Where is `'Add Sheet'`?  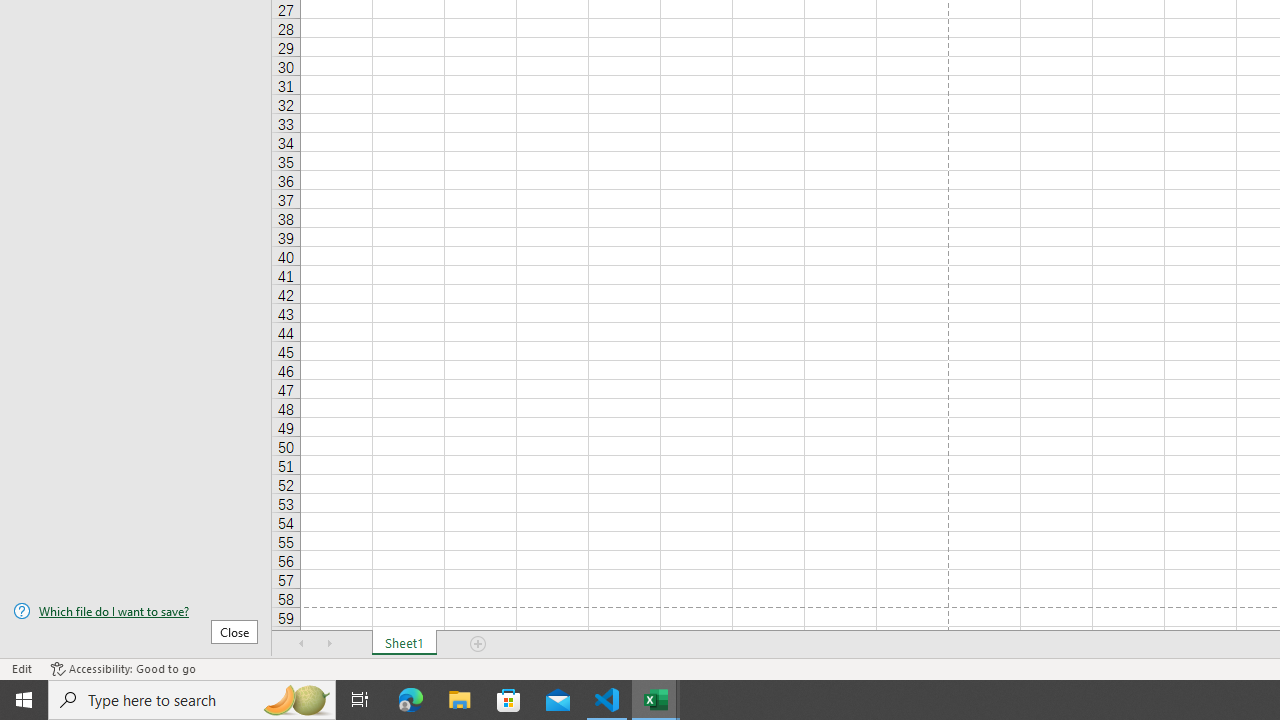
'Add Sheet' is located at coordinates (477, 644).